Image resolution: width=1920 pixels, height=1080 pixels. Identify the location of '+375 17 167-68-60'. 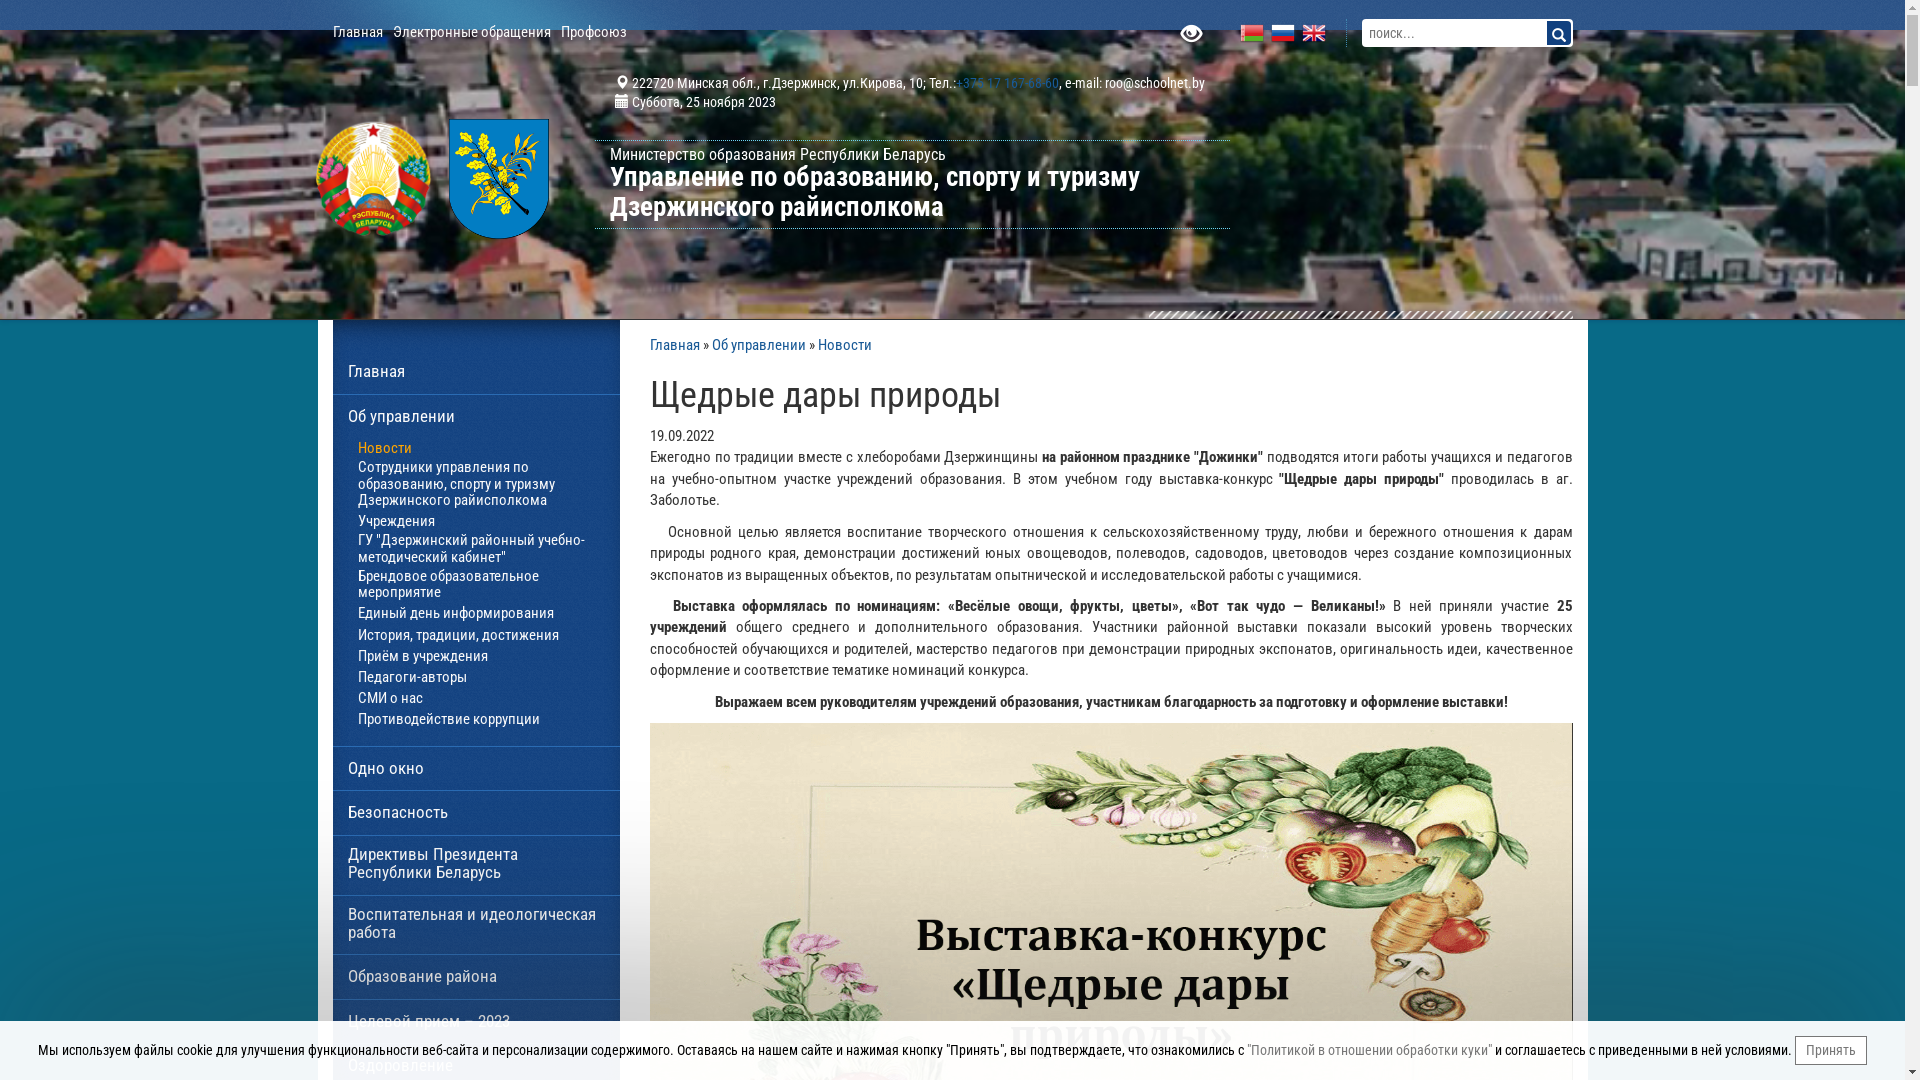
(1007, 82).